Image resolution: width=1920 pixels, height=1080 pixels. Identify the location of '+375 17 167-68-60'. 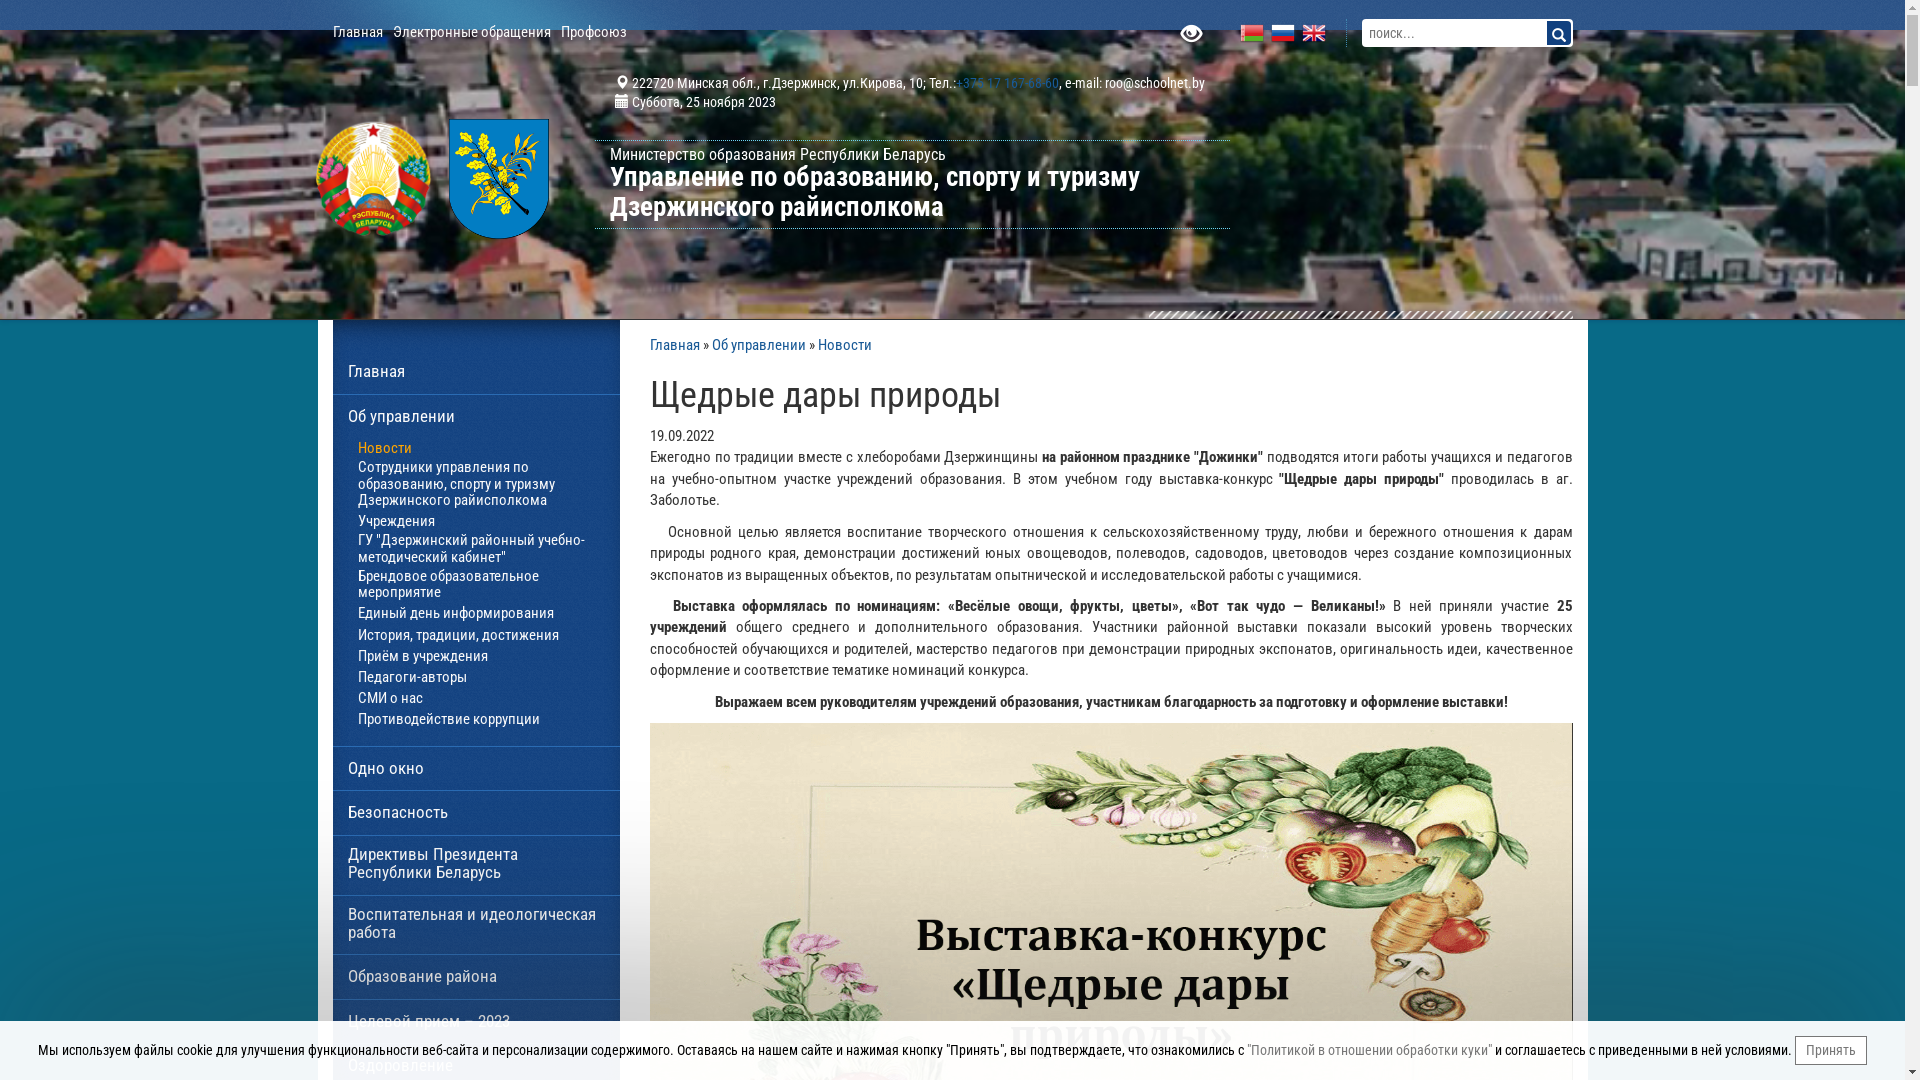
(1007, 82).